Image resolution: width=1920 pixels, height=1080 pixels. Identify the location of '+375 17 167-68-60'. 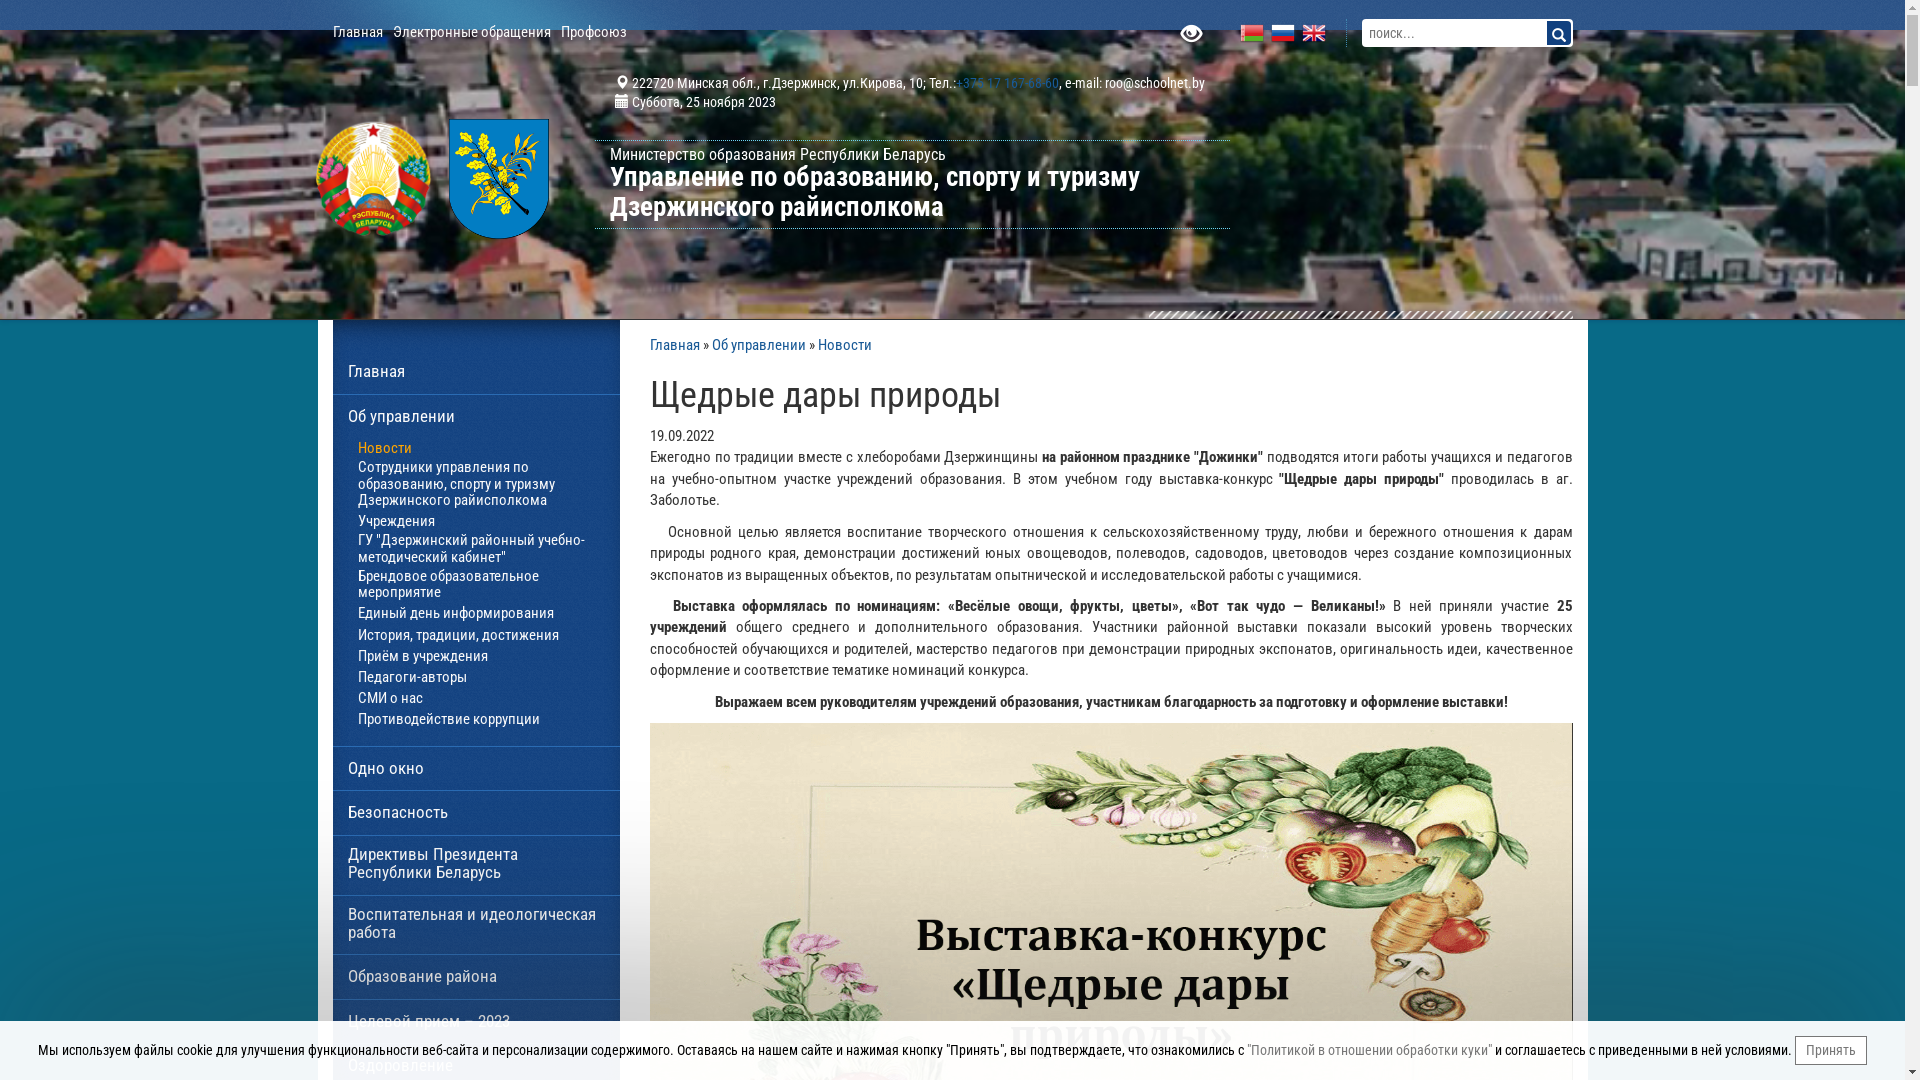
(1007, 82).